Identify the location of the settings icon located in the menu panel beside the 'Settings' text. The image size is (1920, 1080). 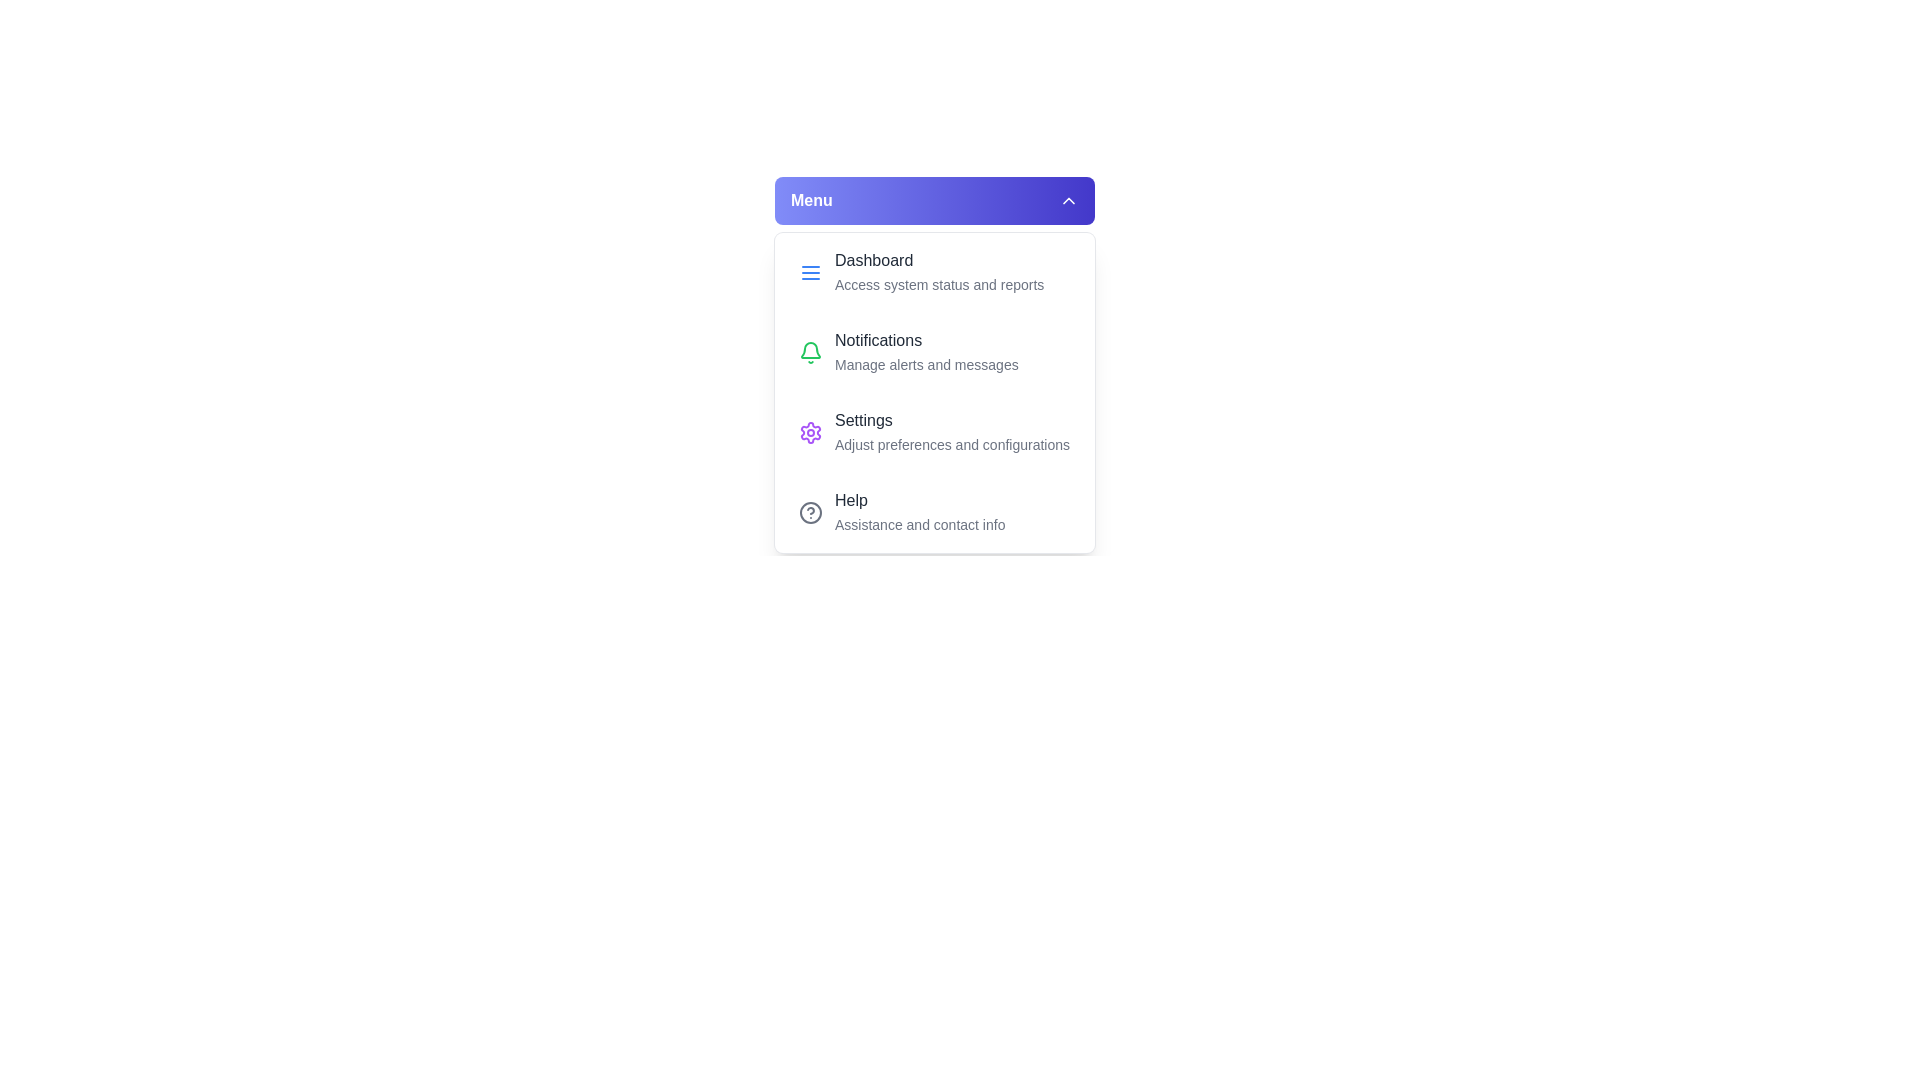
(811, 431).